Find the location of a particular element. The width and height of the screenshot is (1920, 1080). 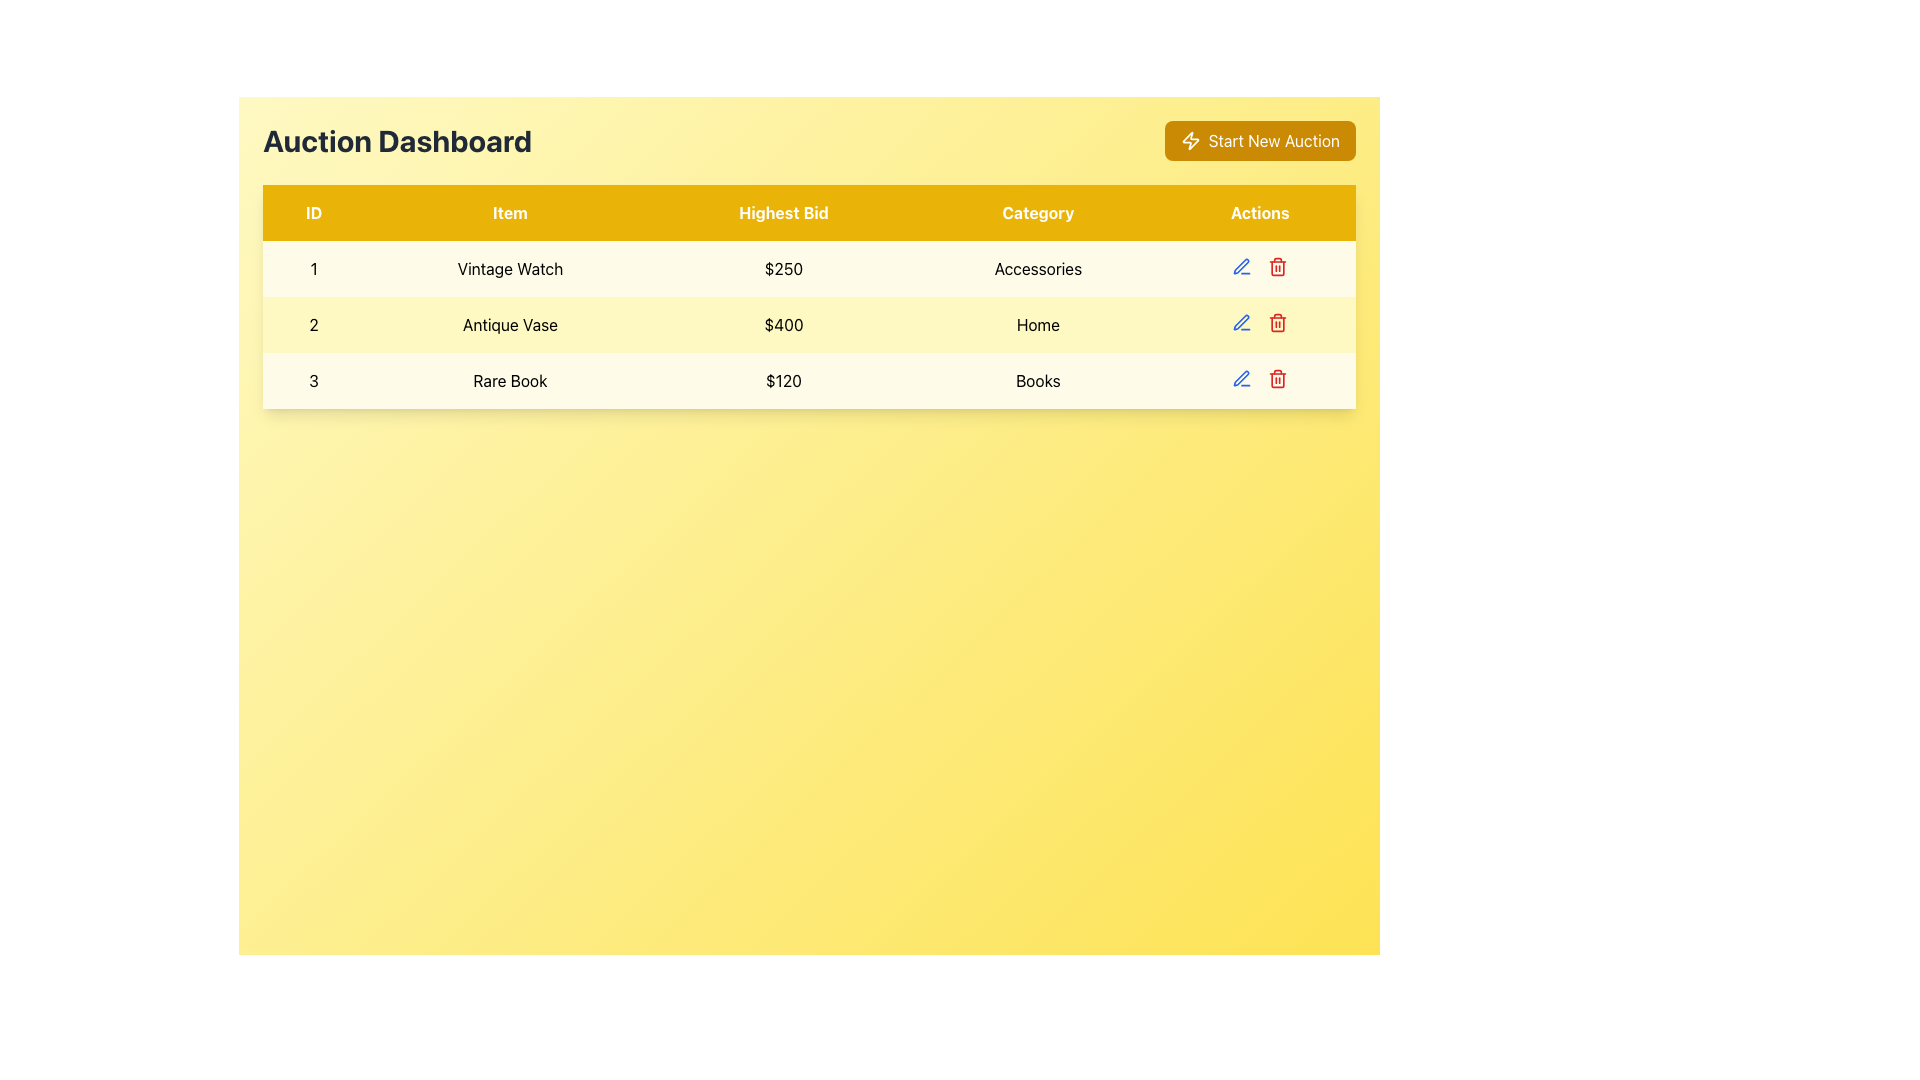

the text display showing '$120' in black on a light yellow background within the 'Highest Bid' column of the table, corresponding to '3 Rare Book Books' is located at coordinates (782, 381).